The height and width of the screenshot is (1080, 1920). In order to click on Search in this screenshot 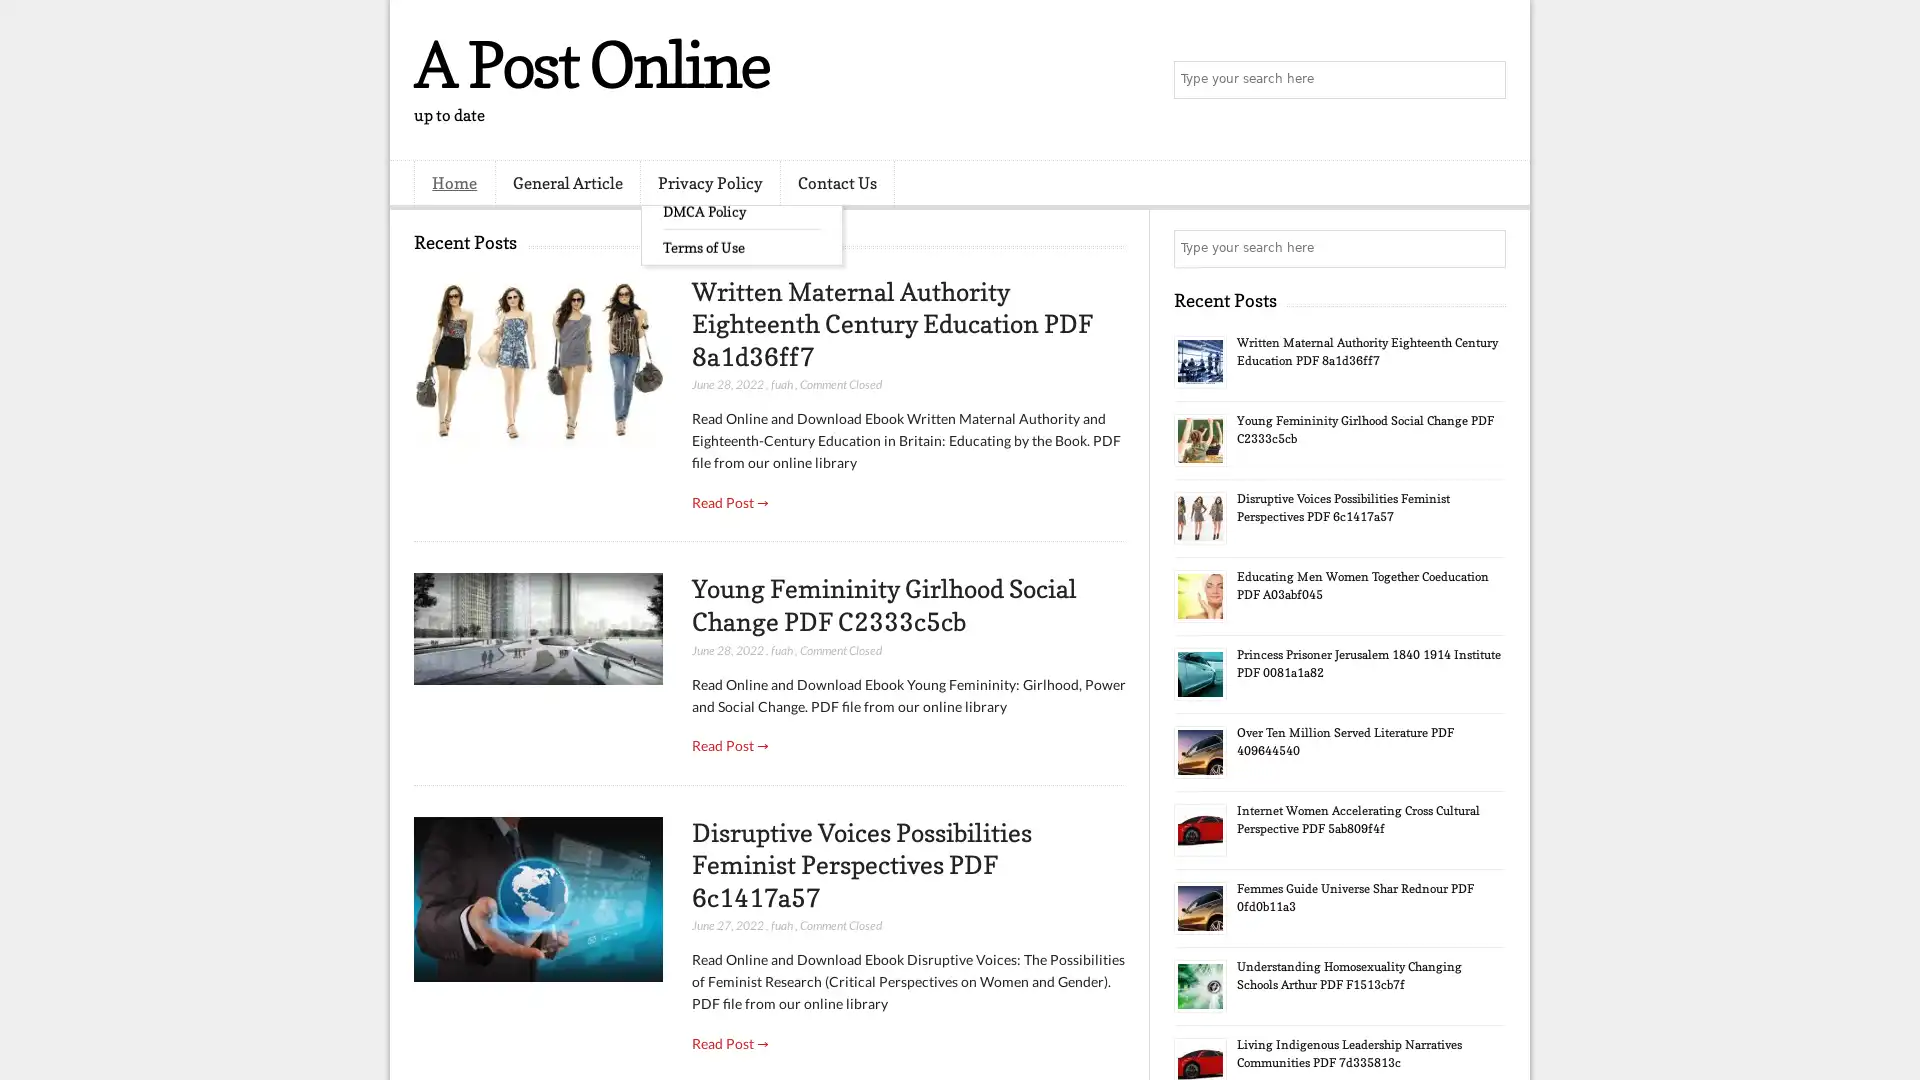, I will do `click(1485, 80)`.